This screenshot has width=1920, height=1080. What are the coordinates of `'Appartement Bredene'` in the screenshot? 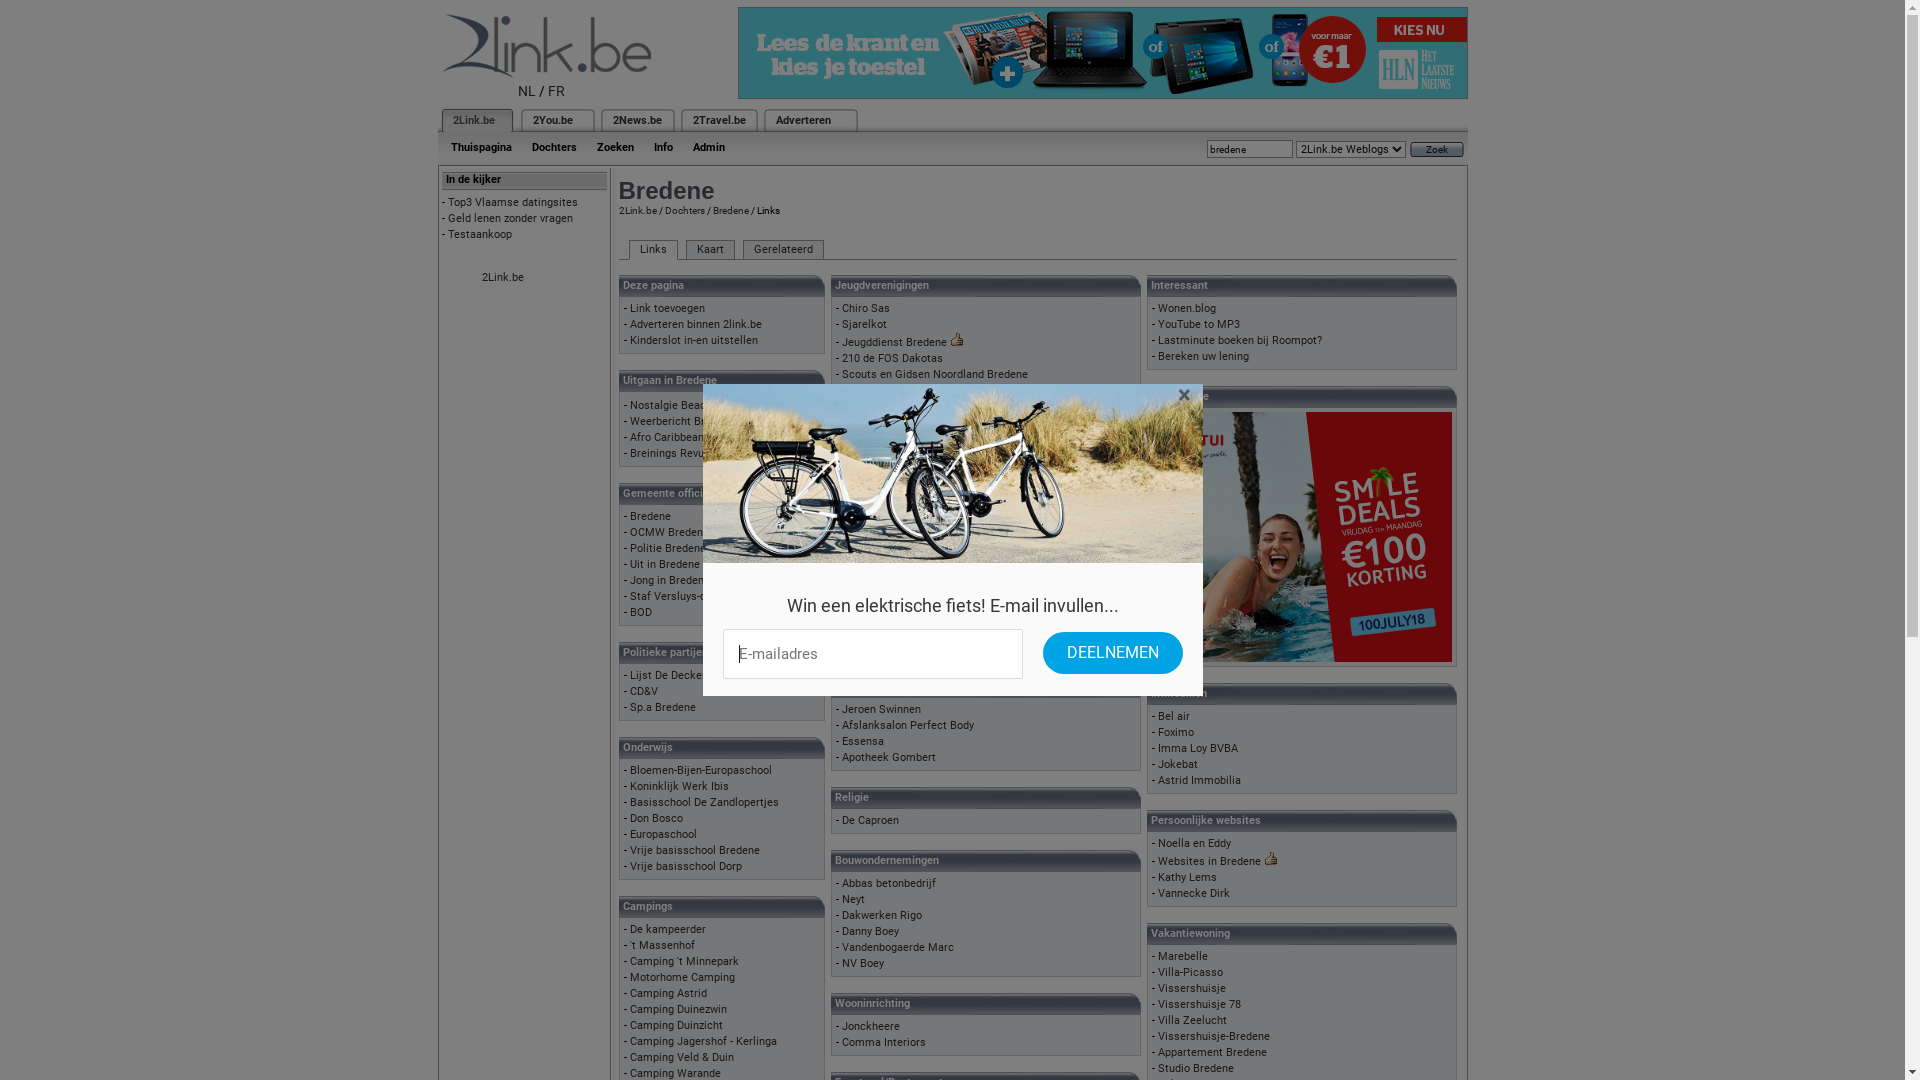 It's located at (1157, 1051).